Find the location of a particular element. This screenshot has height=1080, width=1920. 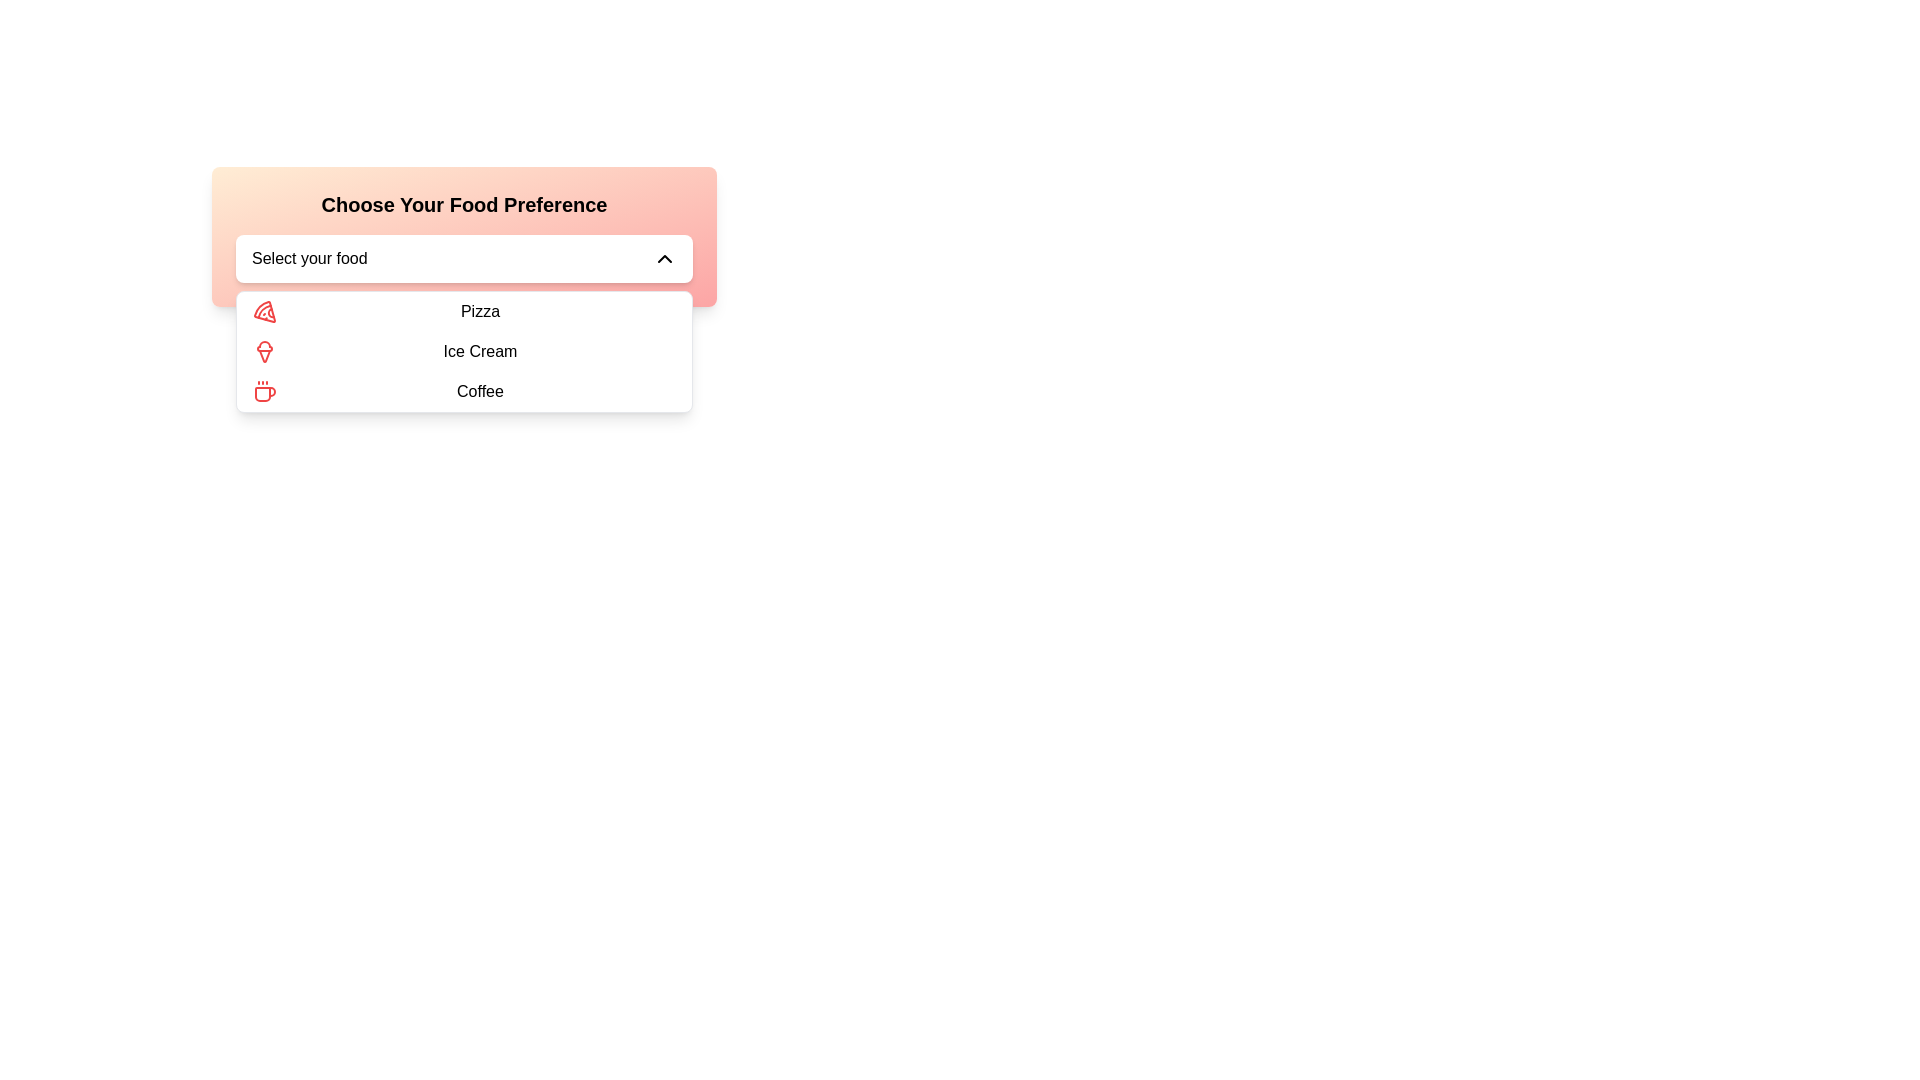

the graphical details of the red ice cream cone icon located on the left side of the 'Ice Cream' menu item in the dropdown list is located at coordinates (263, 350).